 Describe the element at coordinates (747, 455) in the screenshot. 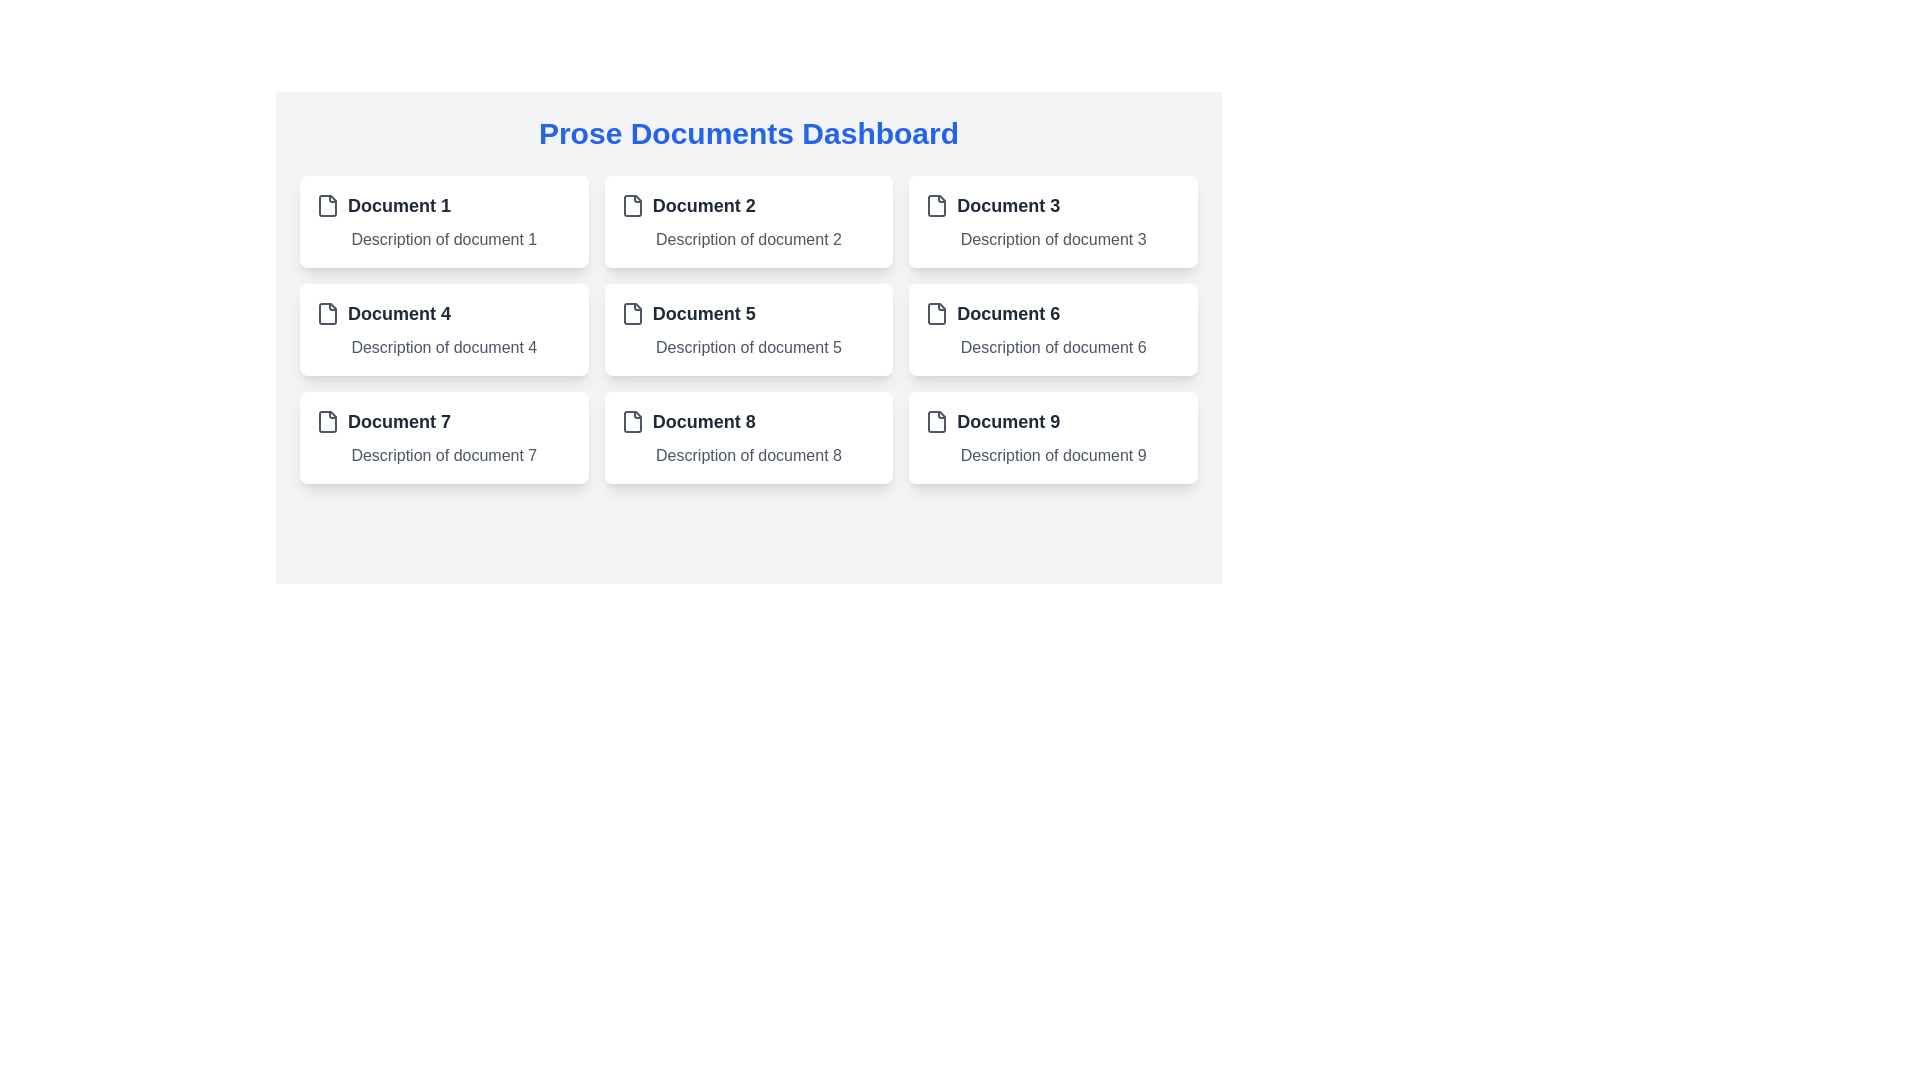

I see `the text label that contains 'Description of document 8', which is styled in gray and located below the header 'Document 8' within the eighth card in the grid layout` at that location.